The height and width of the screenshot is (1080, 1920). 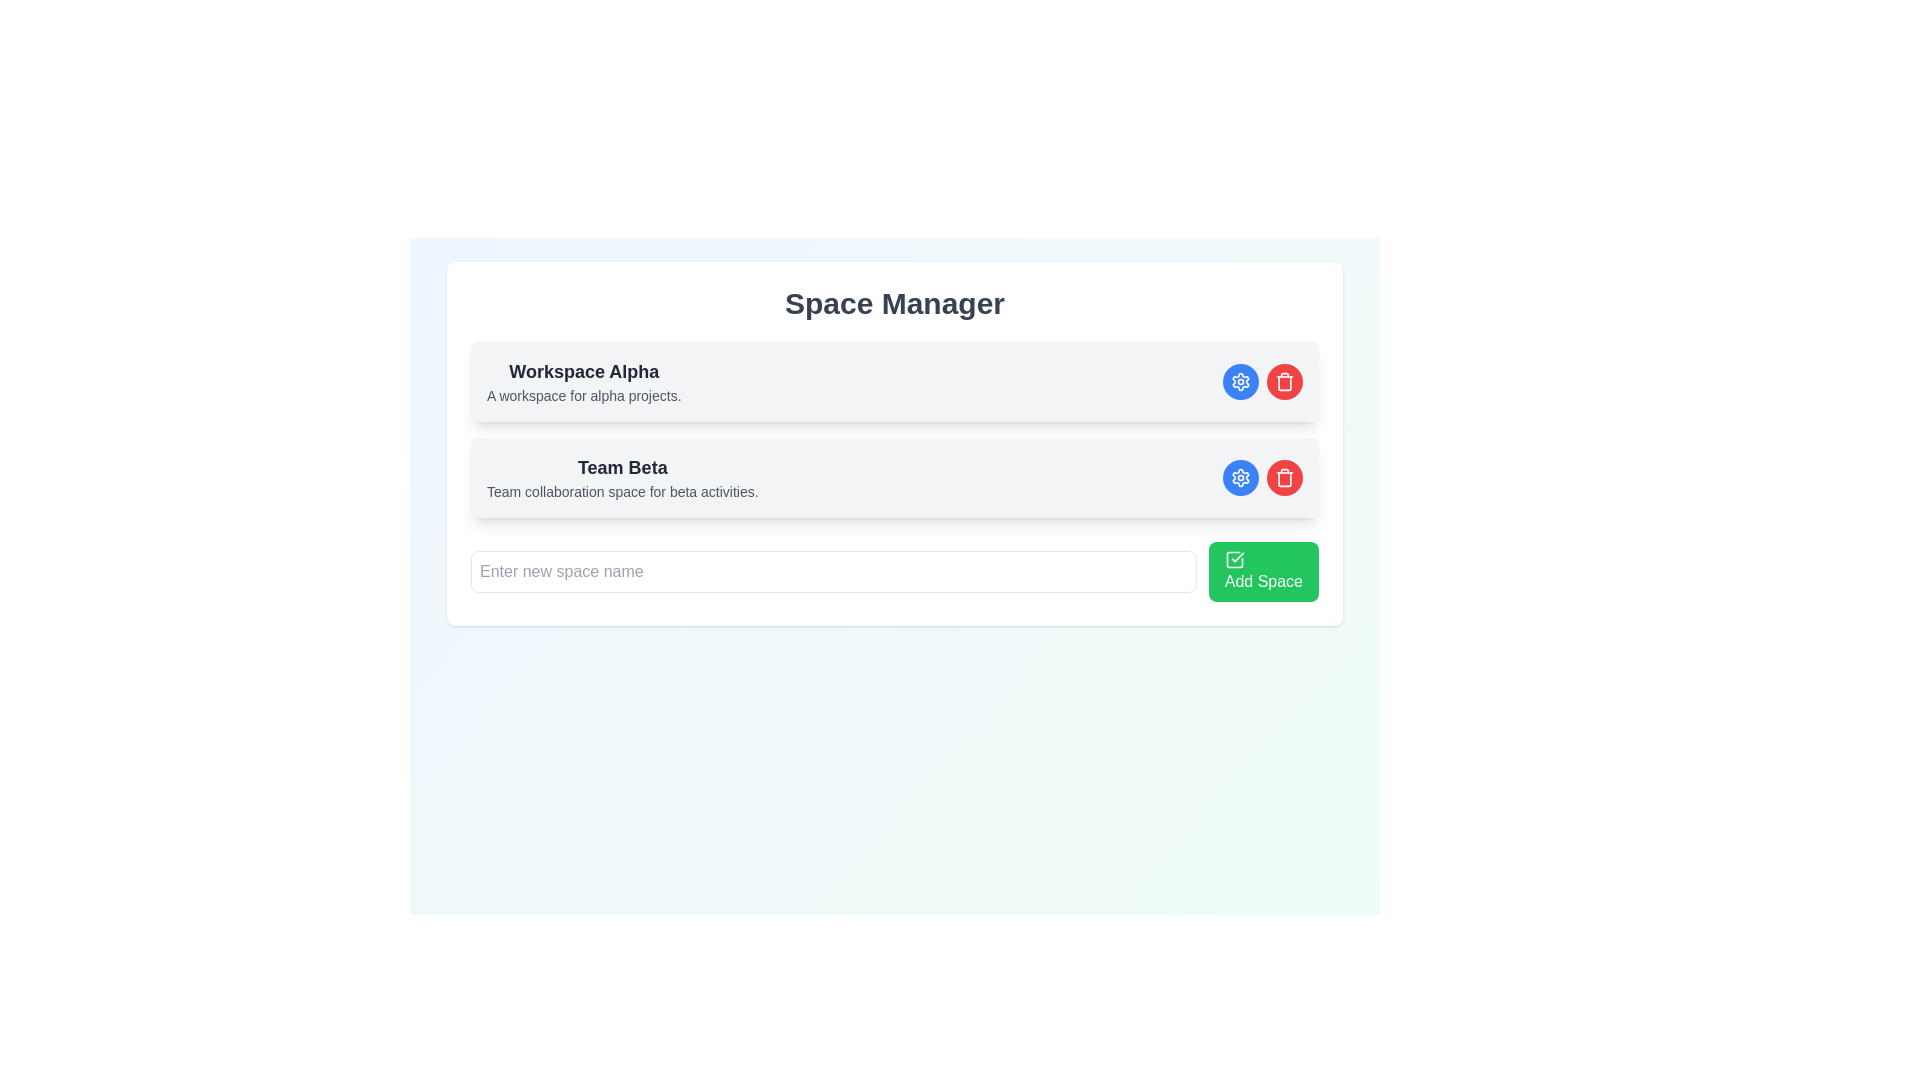 I want to click on the delete button located in the top-right area of the 'Team Beta' section, which is to the right of a blue circular settings button, so click(x=1261, y=478).